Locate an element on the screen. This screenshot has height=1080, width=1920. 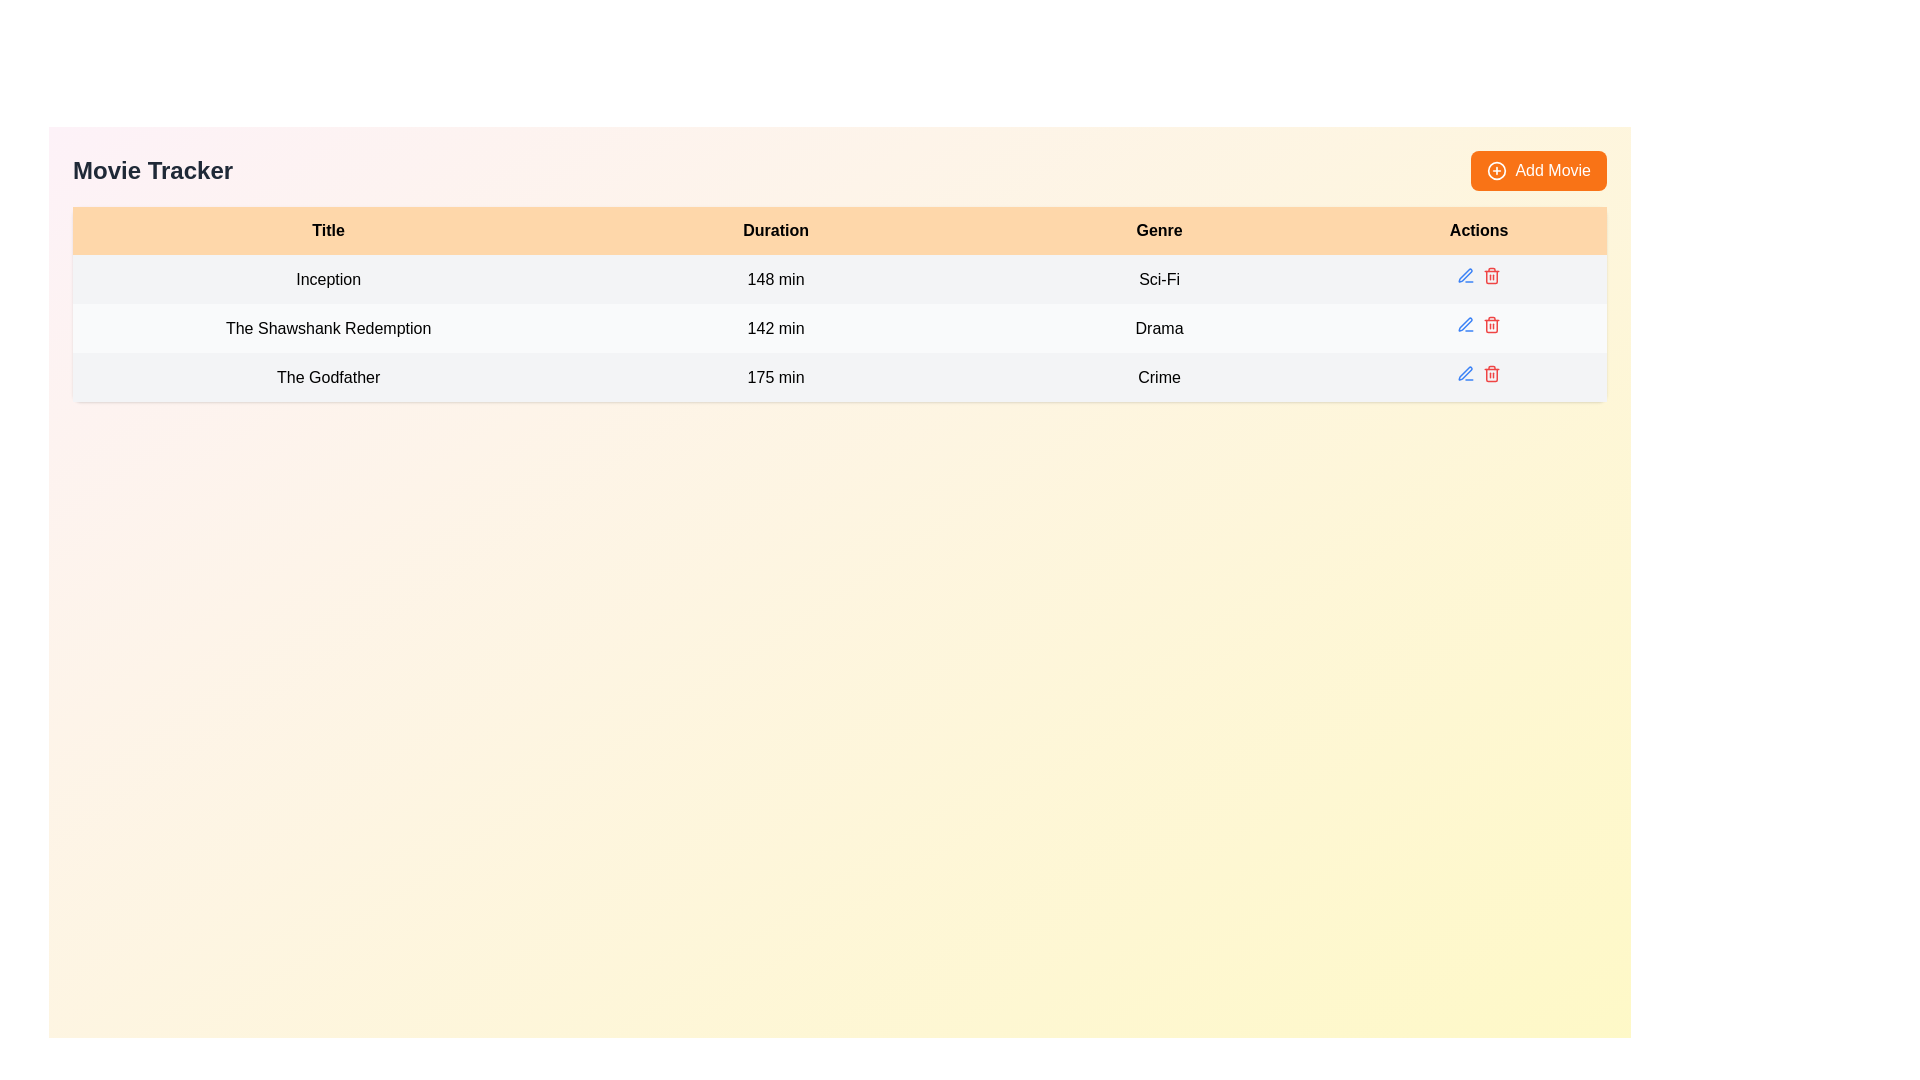
the delete button in the Actions column of the last row in the movie table is located at coordinates (1492, 374).